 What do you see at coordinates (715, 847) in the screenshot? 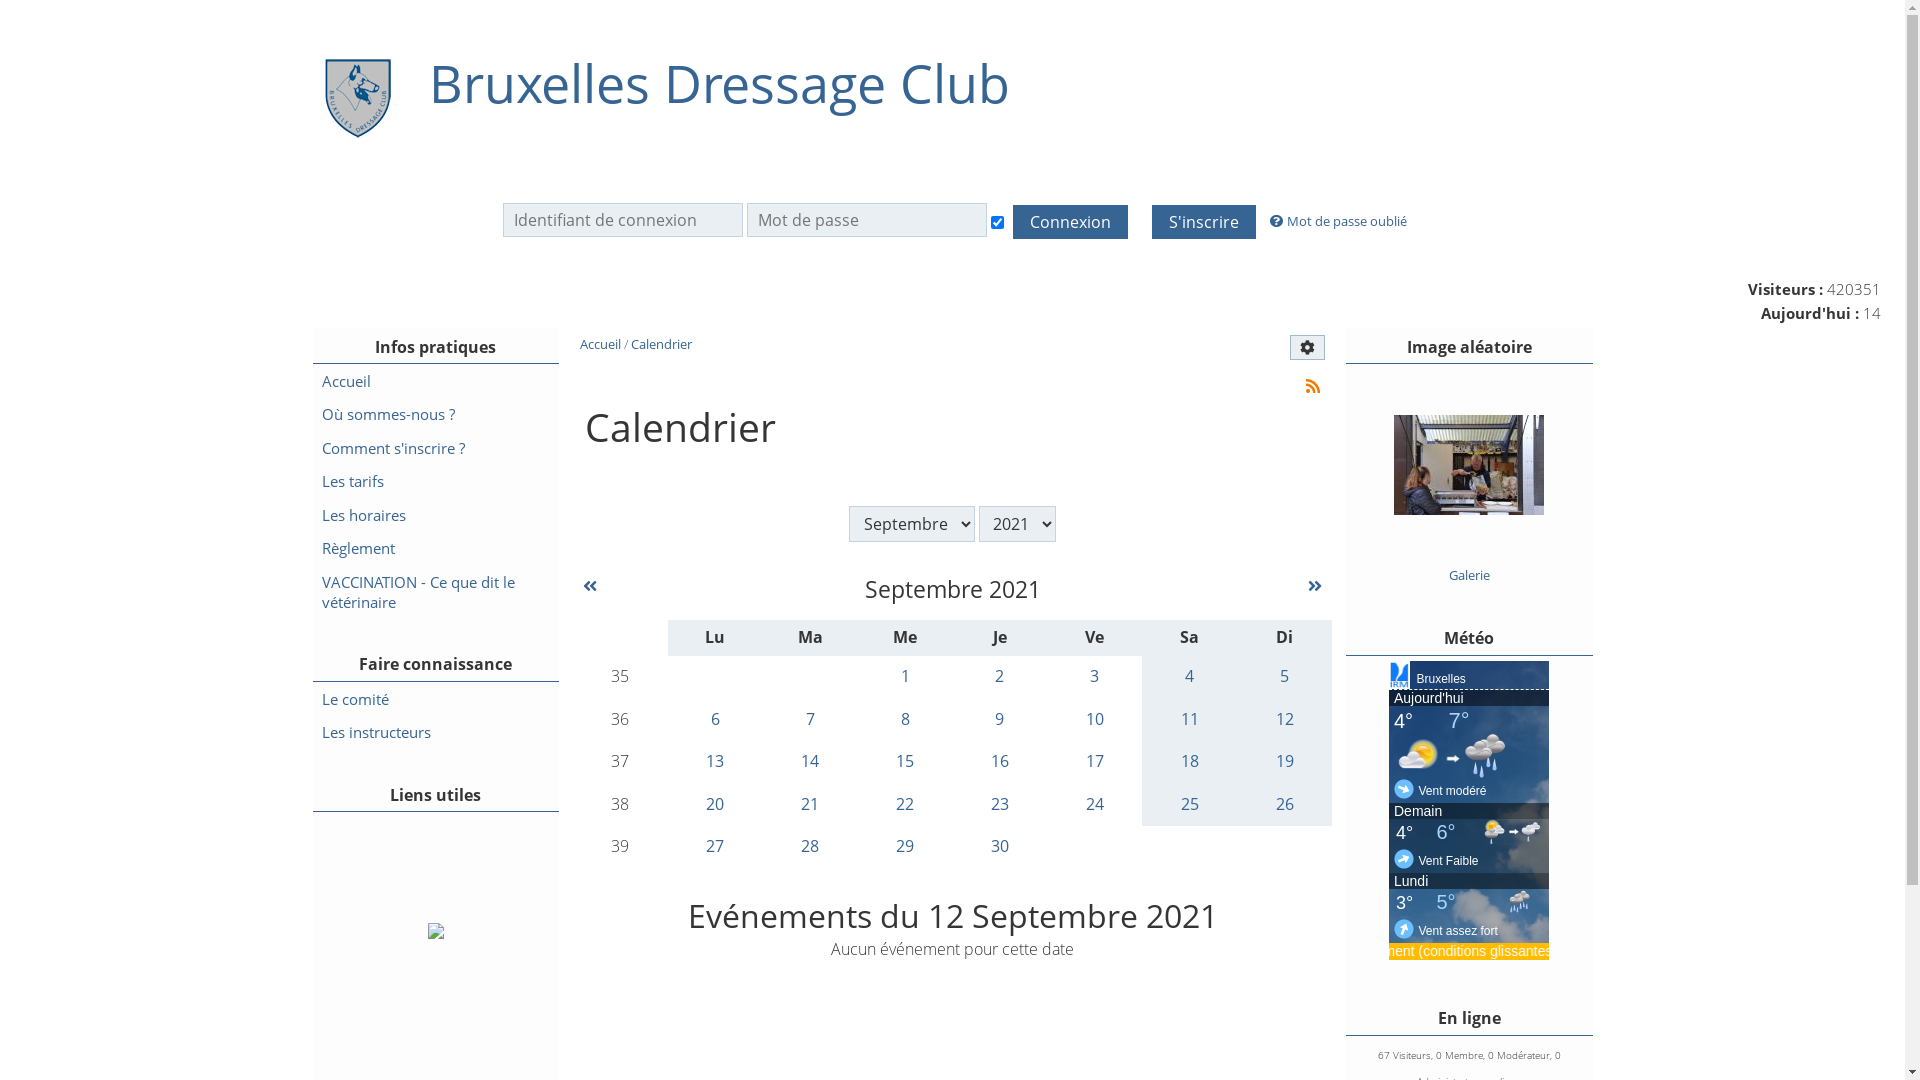
I see `'27'` at bounding box center [715, 847].